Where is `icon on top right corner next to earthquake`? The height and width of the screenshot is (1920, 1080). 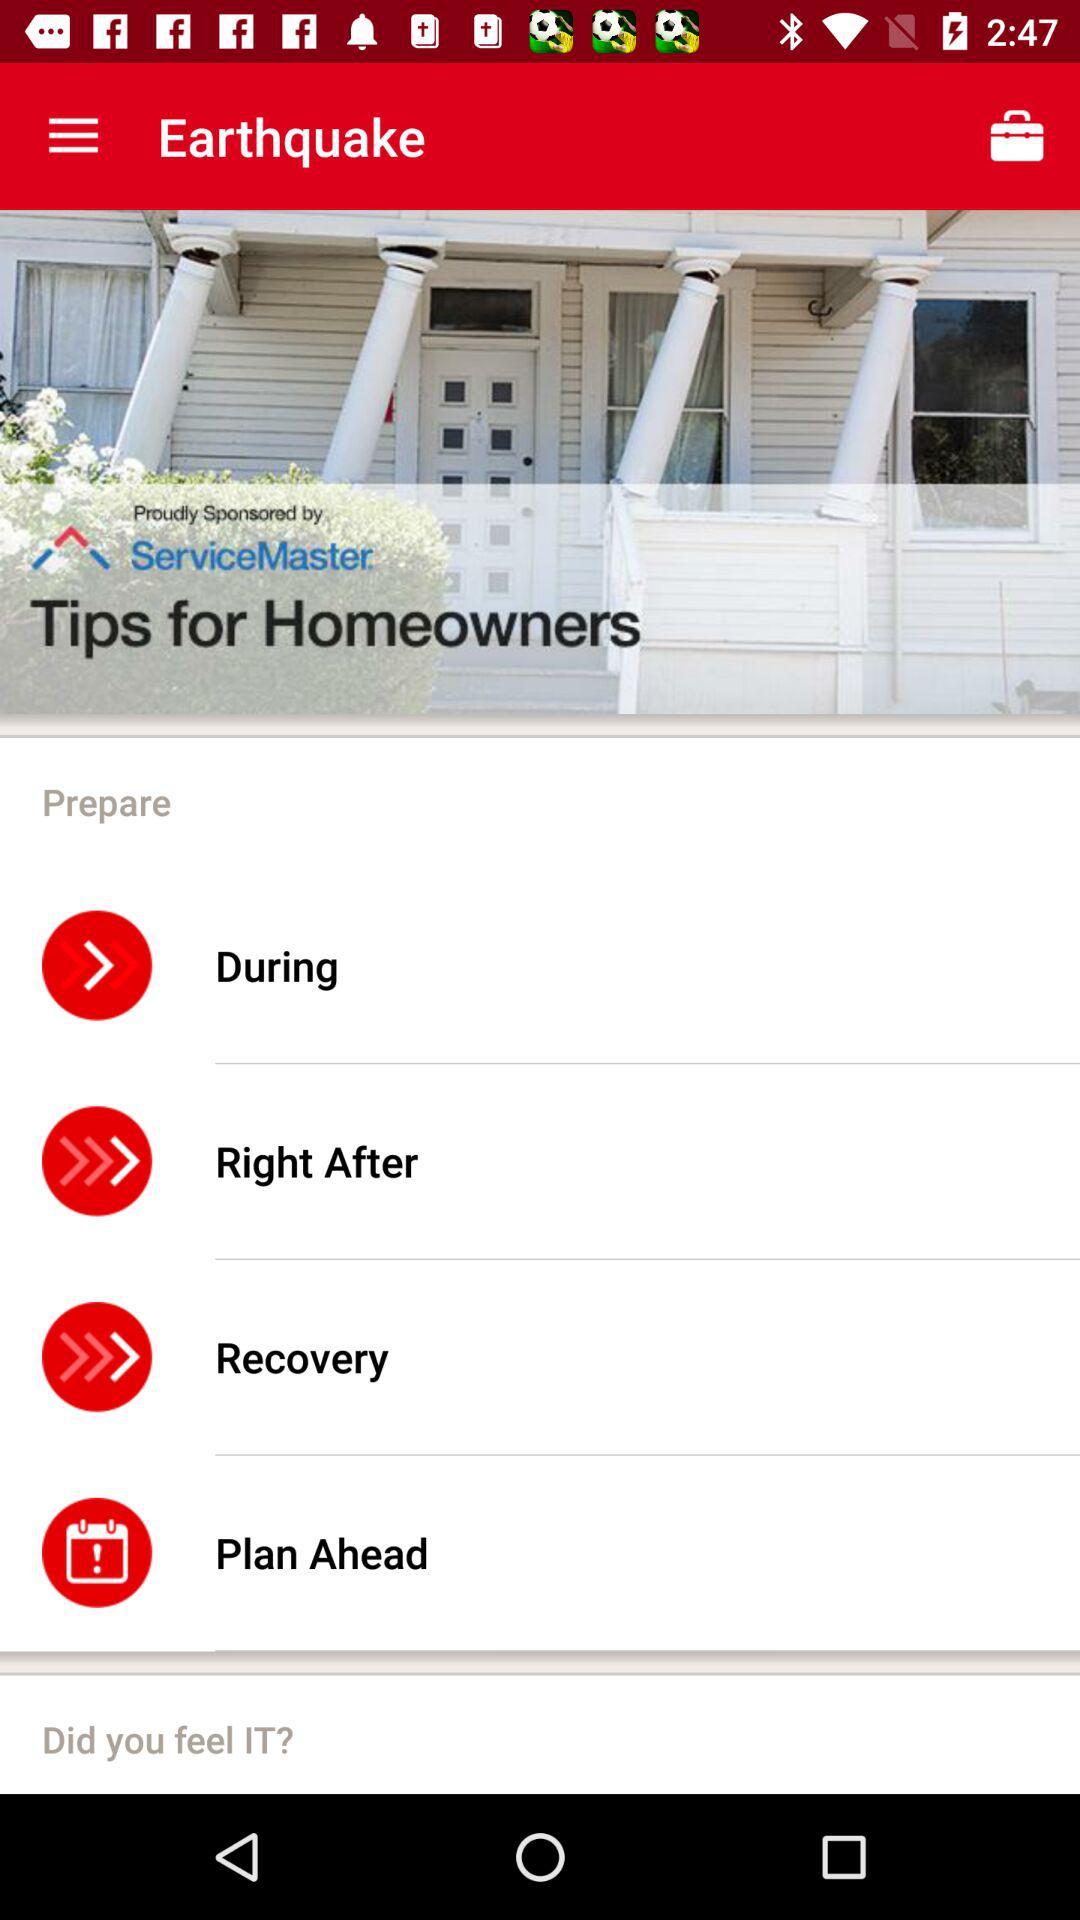 icon on top right corner next to earthquake is located at coordinates (1017, 136).